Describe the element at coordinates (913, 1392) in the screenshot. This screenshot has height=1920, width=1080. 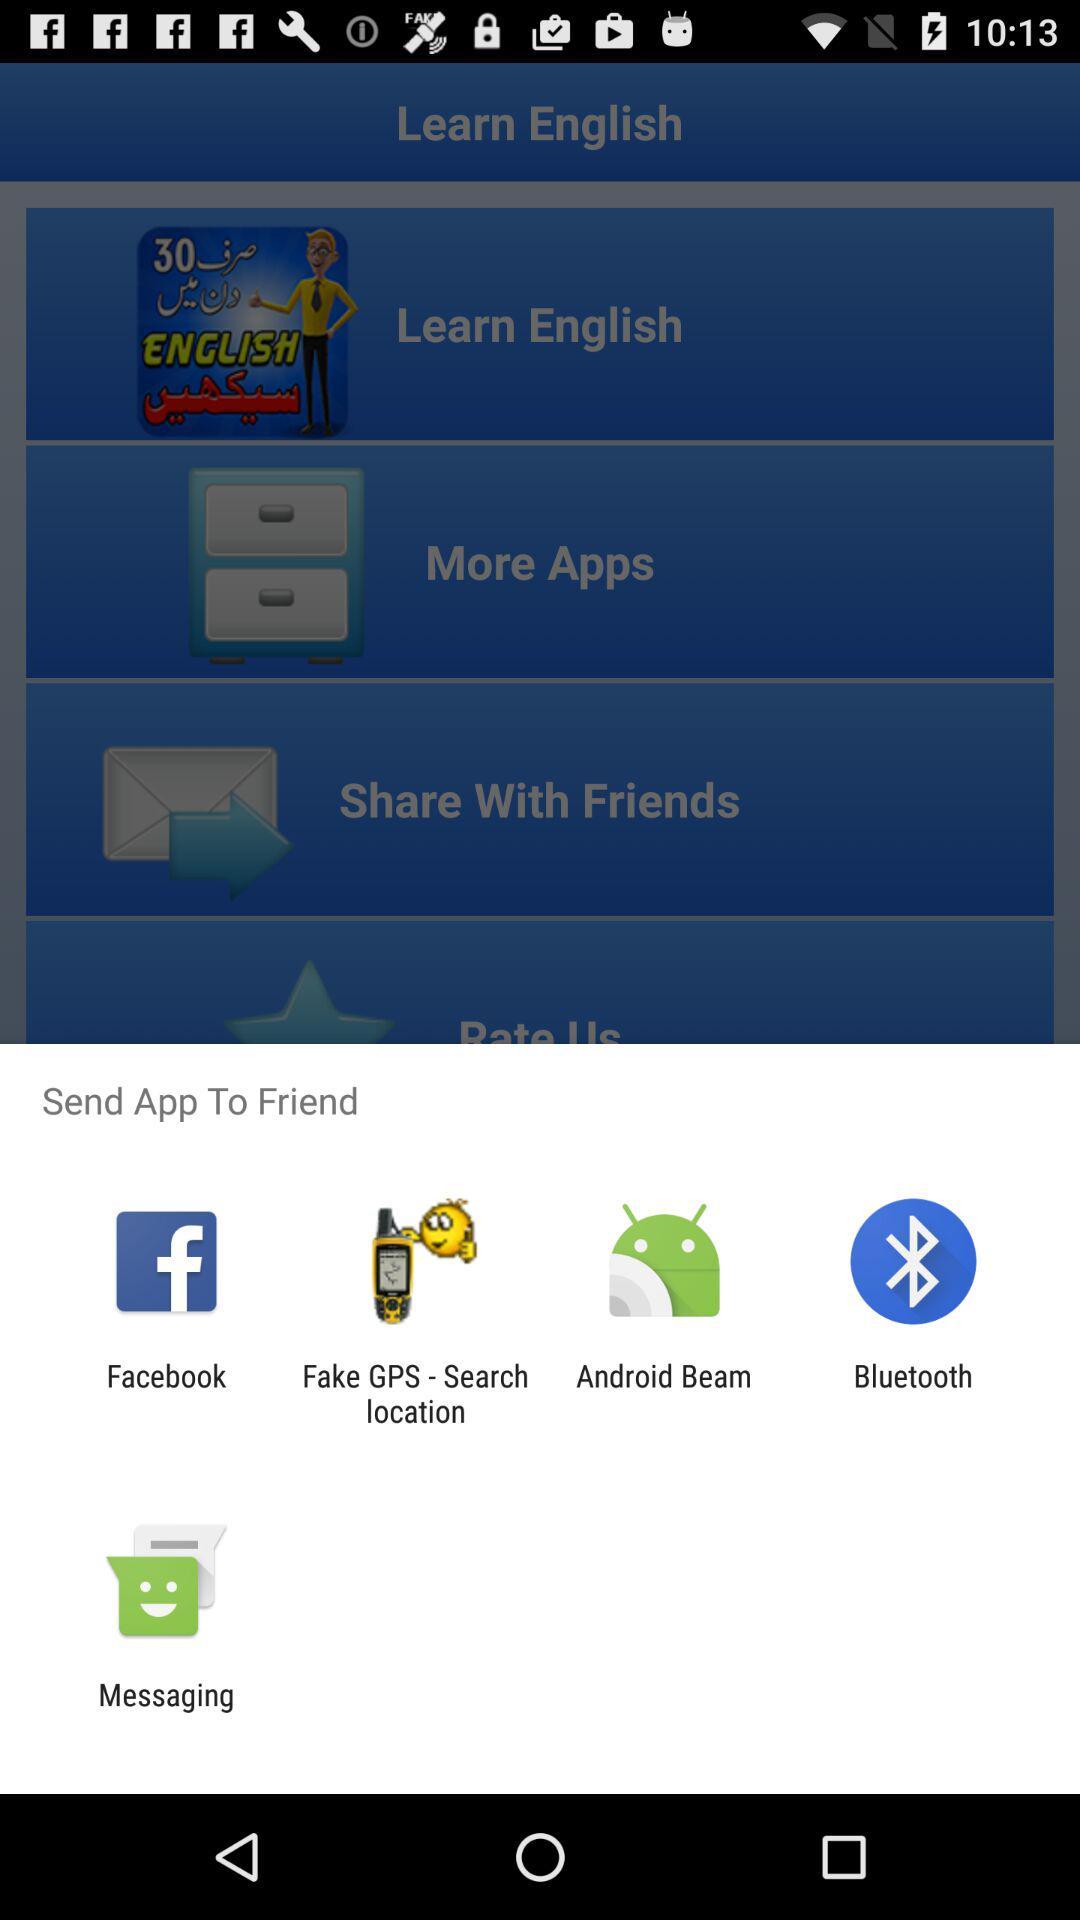
I see `item at the bottom right corner` at that location.